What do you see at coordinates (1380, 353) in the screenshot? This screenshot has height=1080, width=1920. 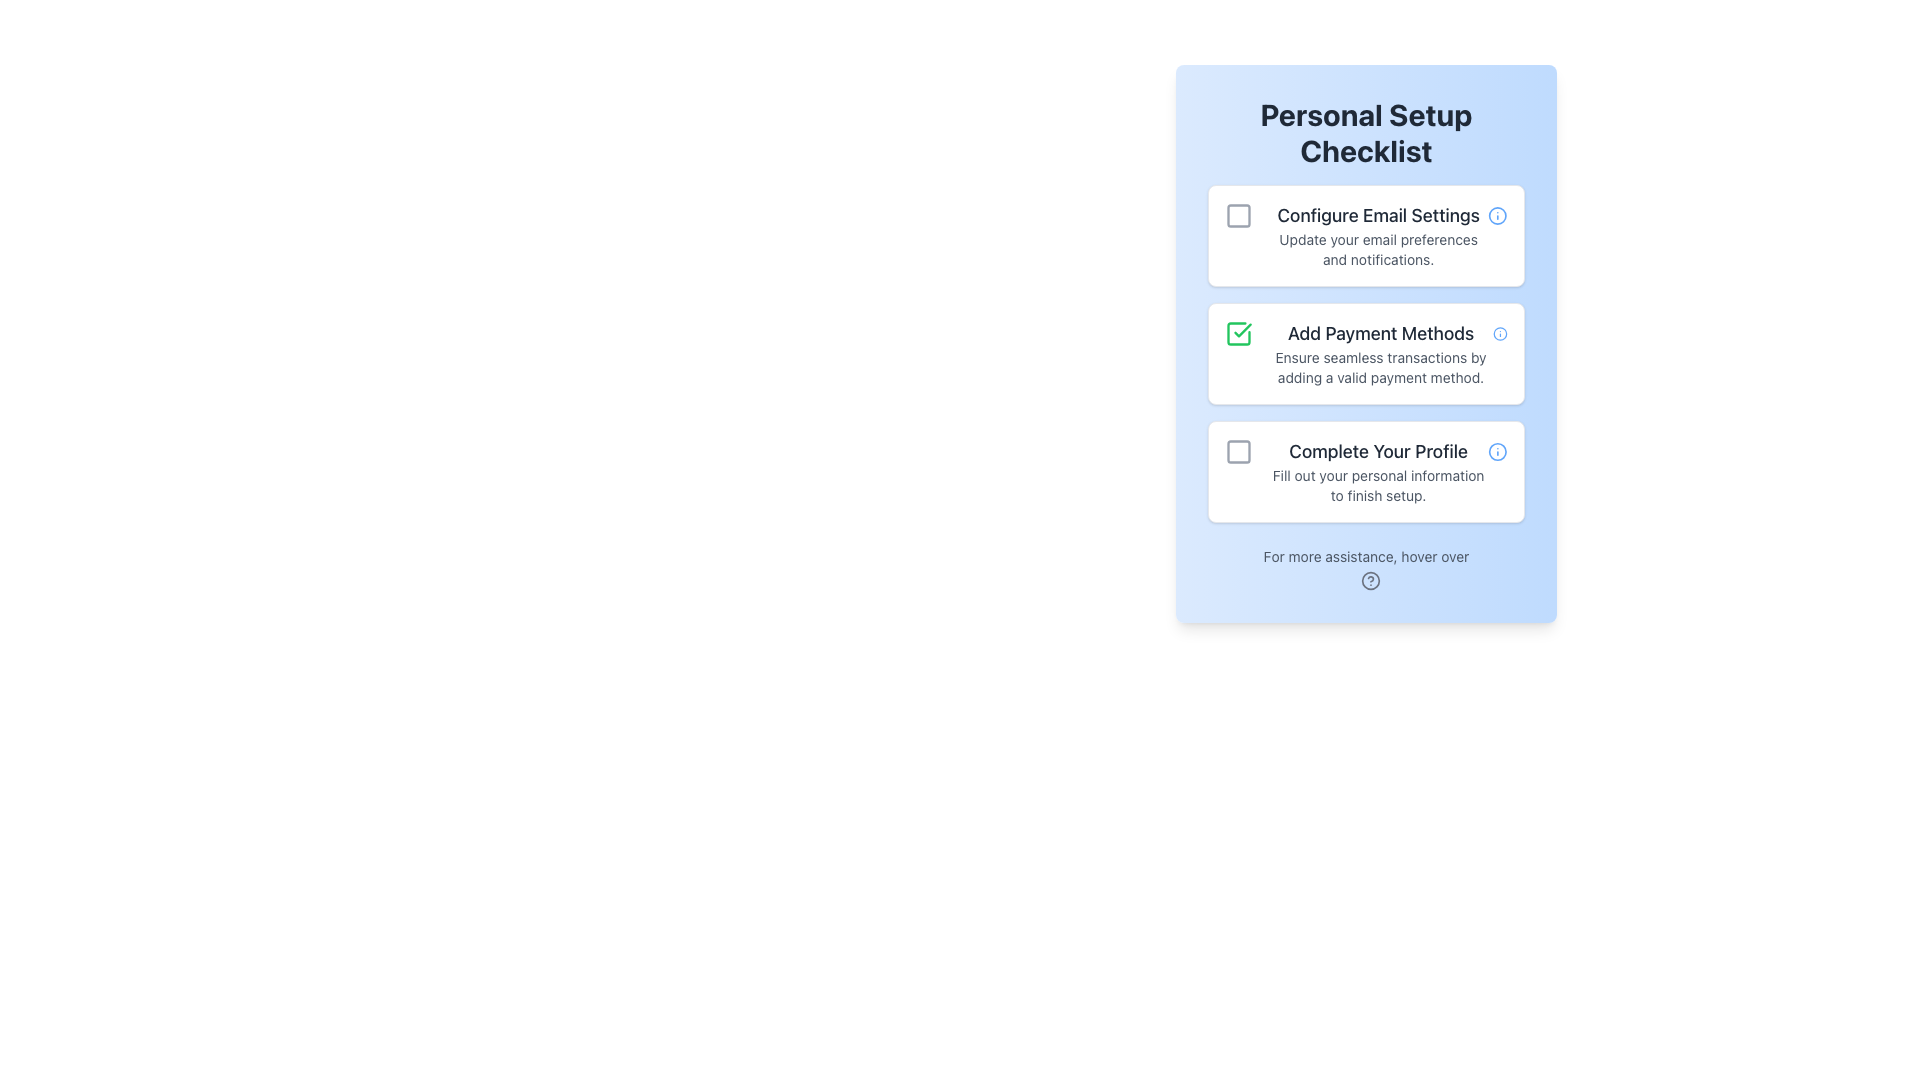 I see `the informational text block titled 'Add Payment Methods', which contains a description about adding a valid payment method and is visually centered within a white background` at bounding box center [1380, 353].